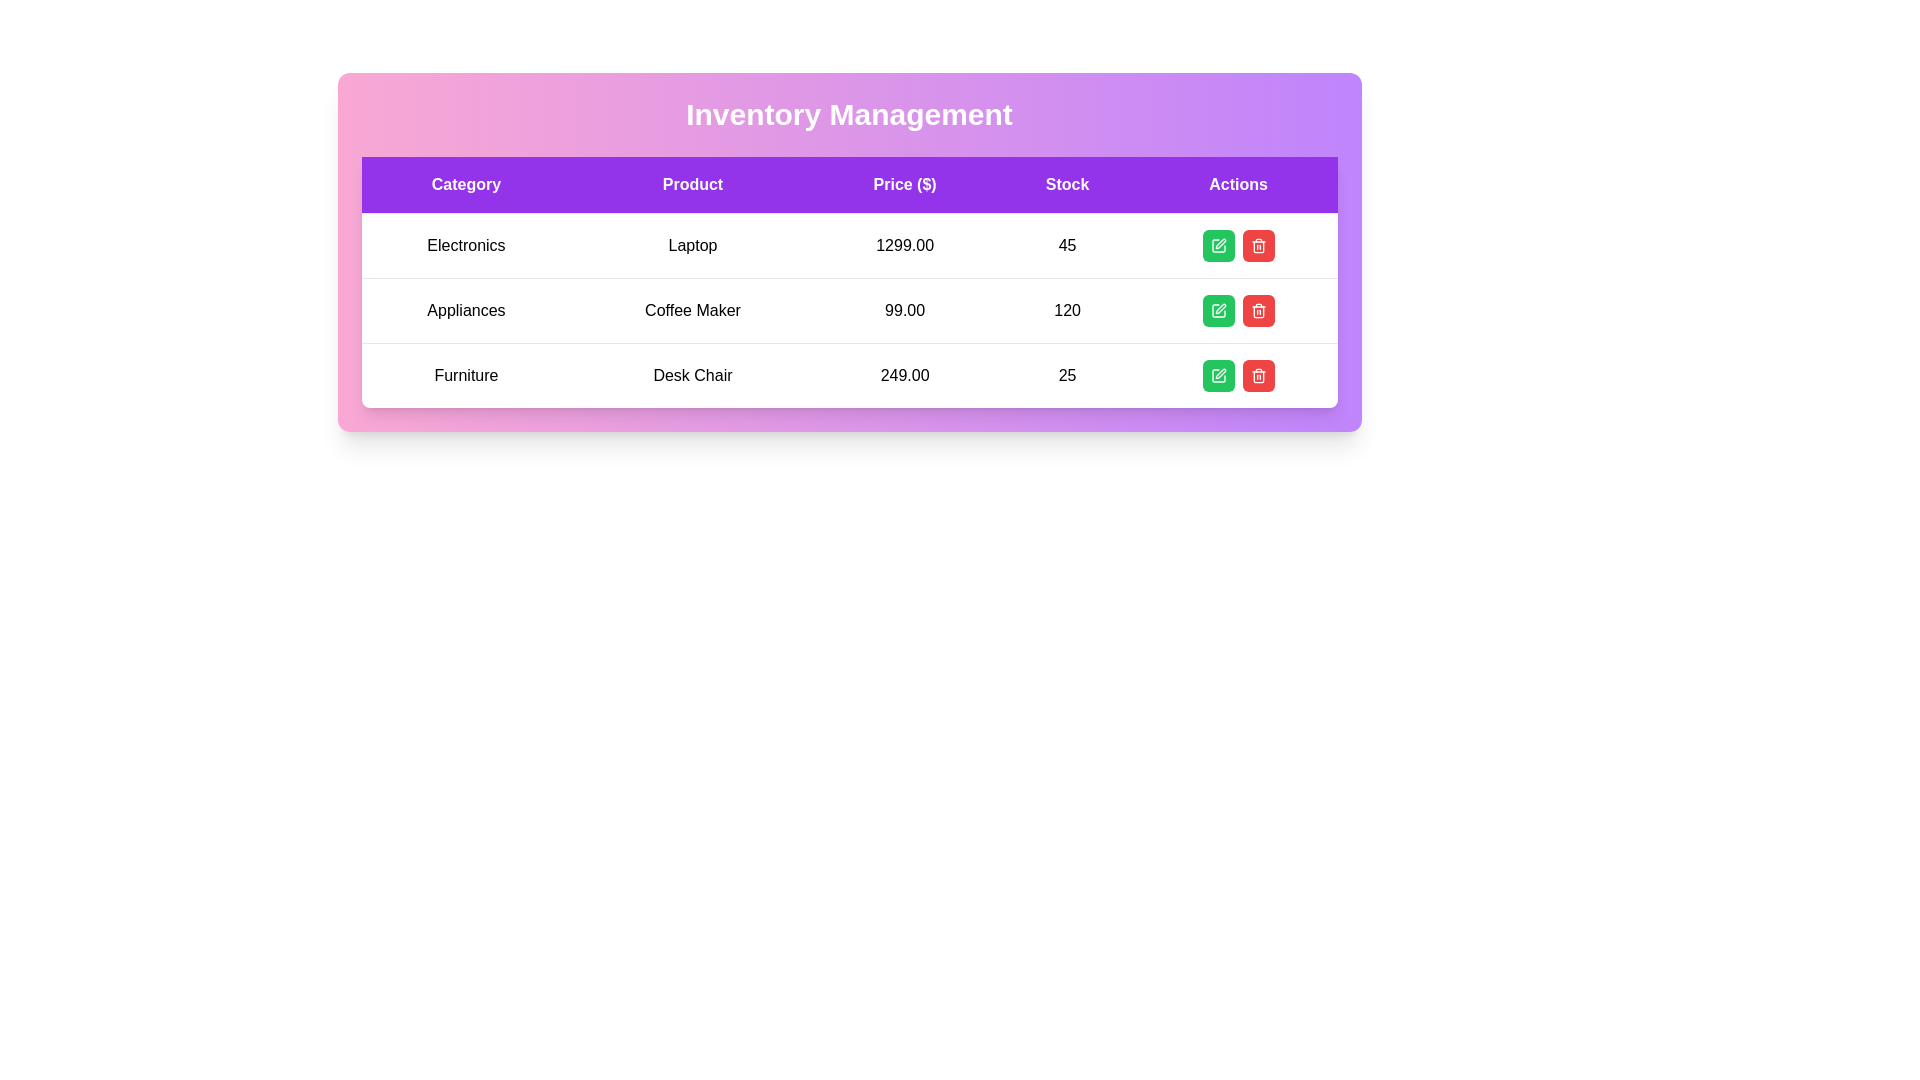 This screenshot has width=1920, height=1080. What do you see at coordinates (1257, 246) in the screenshot?
I see `the trash bin icon within the red delete button located on the rightmost side of the second row of the table corresponding to 'Appliances - Coffee Maker'` at bounding box center [1257, 246].